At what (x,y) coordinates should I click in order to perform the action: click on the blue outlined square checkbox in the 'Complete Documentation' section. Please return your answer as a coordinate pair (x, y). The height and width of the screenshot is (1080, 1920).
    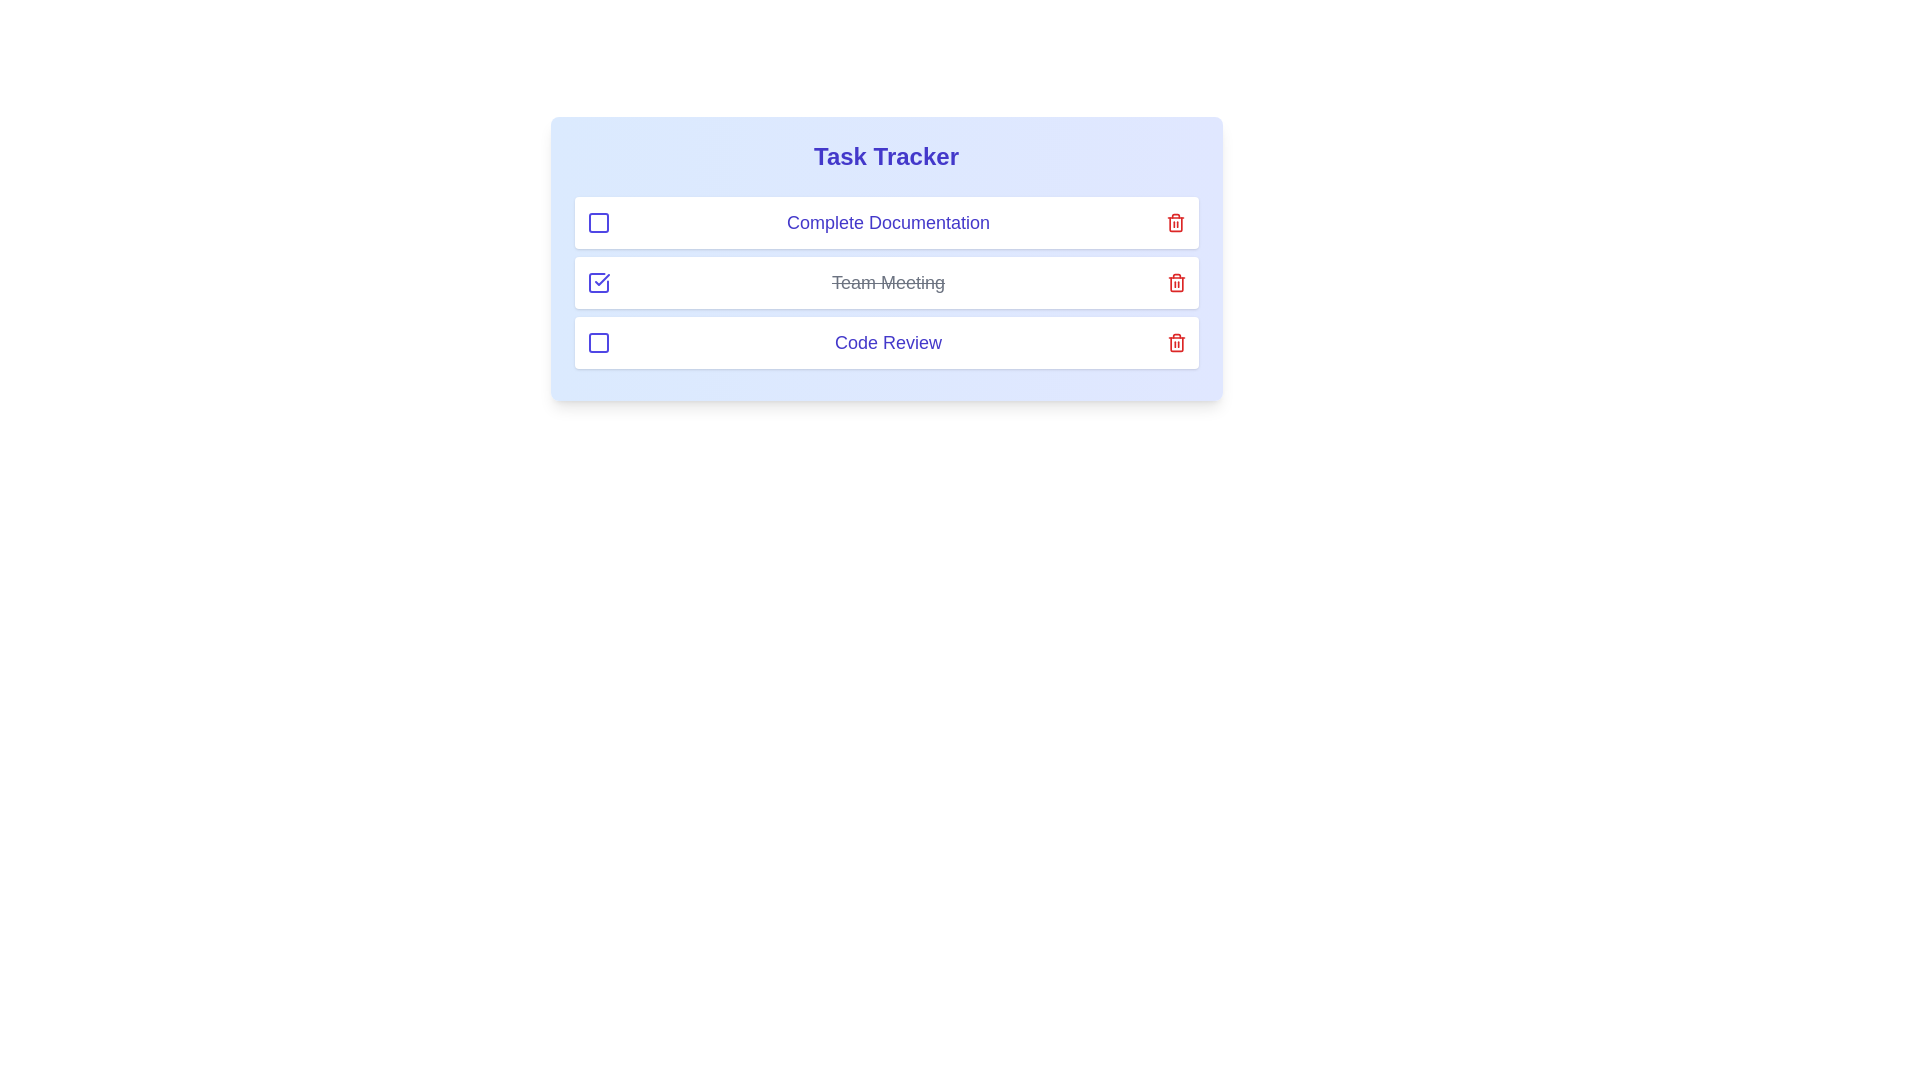
    Looking at the image, I should click on (597, 223).